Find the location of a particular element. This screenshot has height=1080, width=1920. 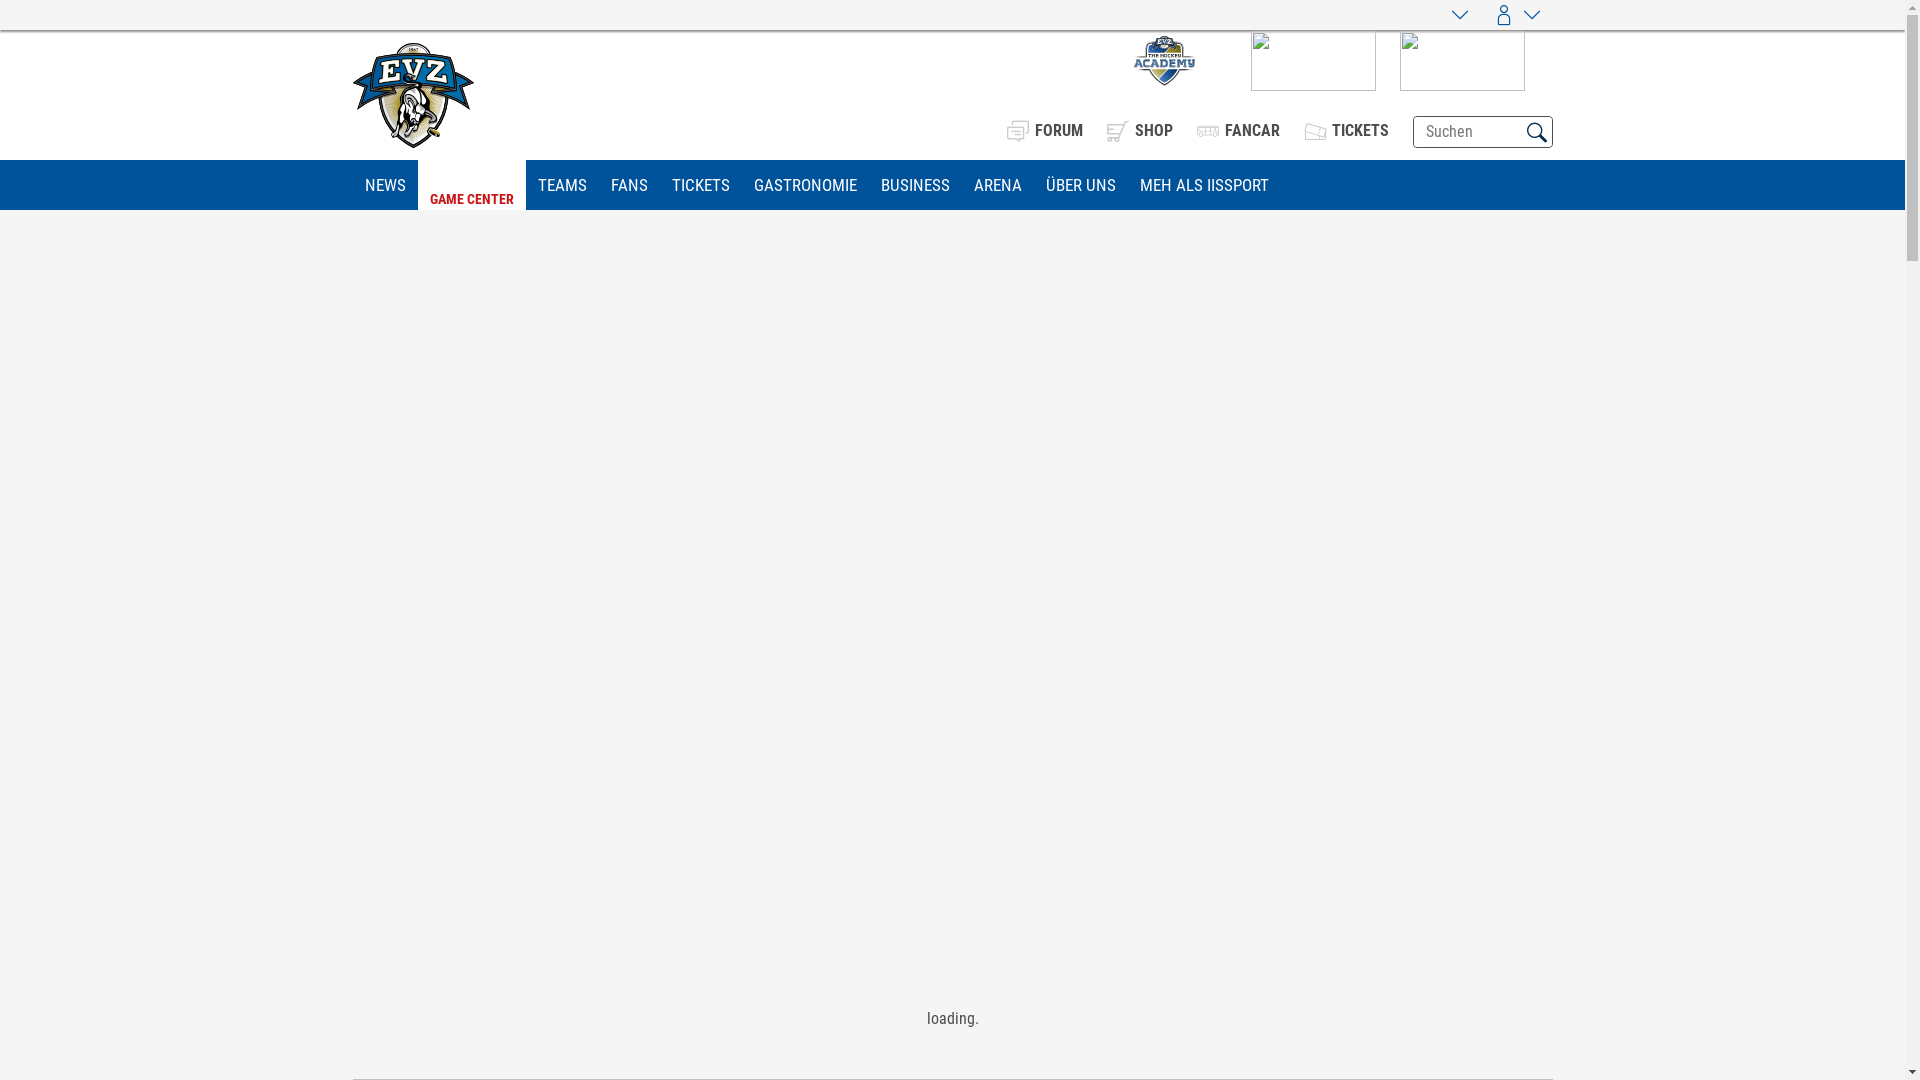

'FANS' is located at coordinates (627, 185).